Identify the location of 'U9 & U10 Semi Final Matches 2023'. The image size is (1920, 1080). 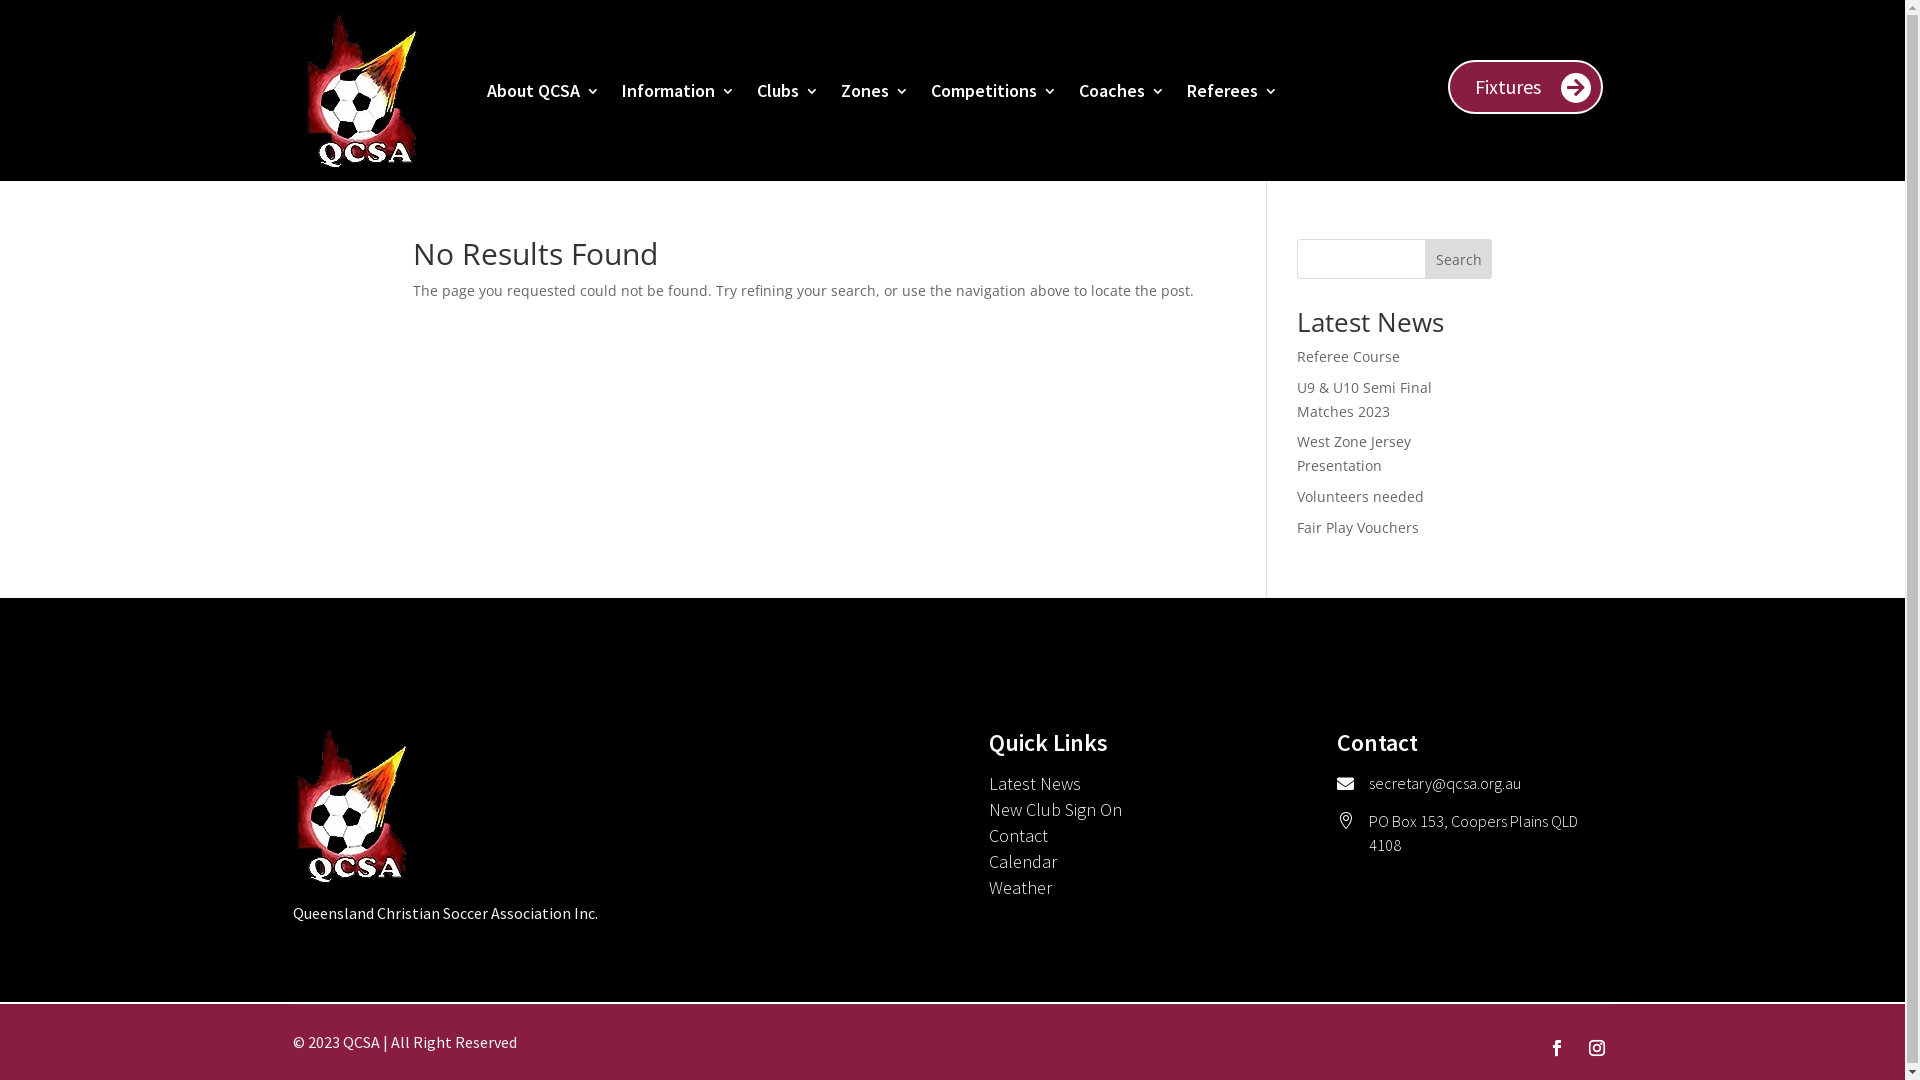
(1363, 399).